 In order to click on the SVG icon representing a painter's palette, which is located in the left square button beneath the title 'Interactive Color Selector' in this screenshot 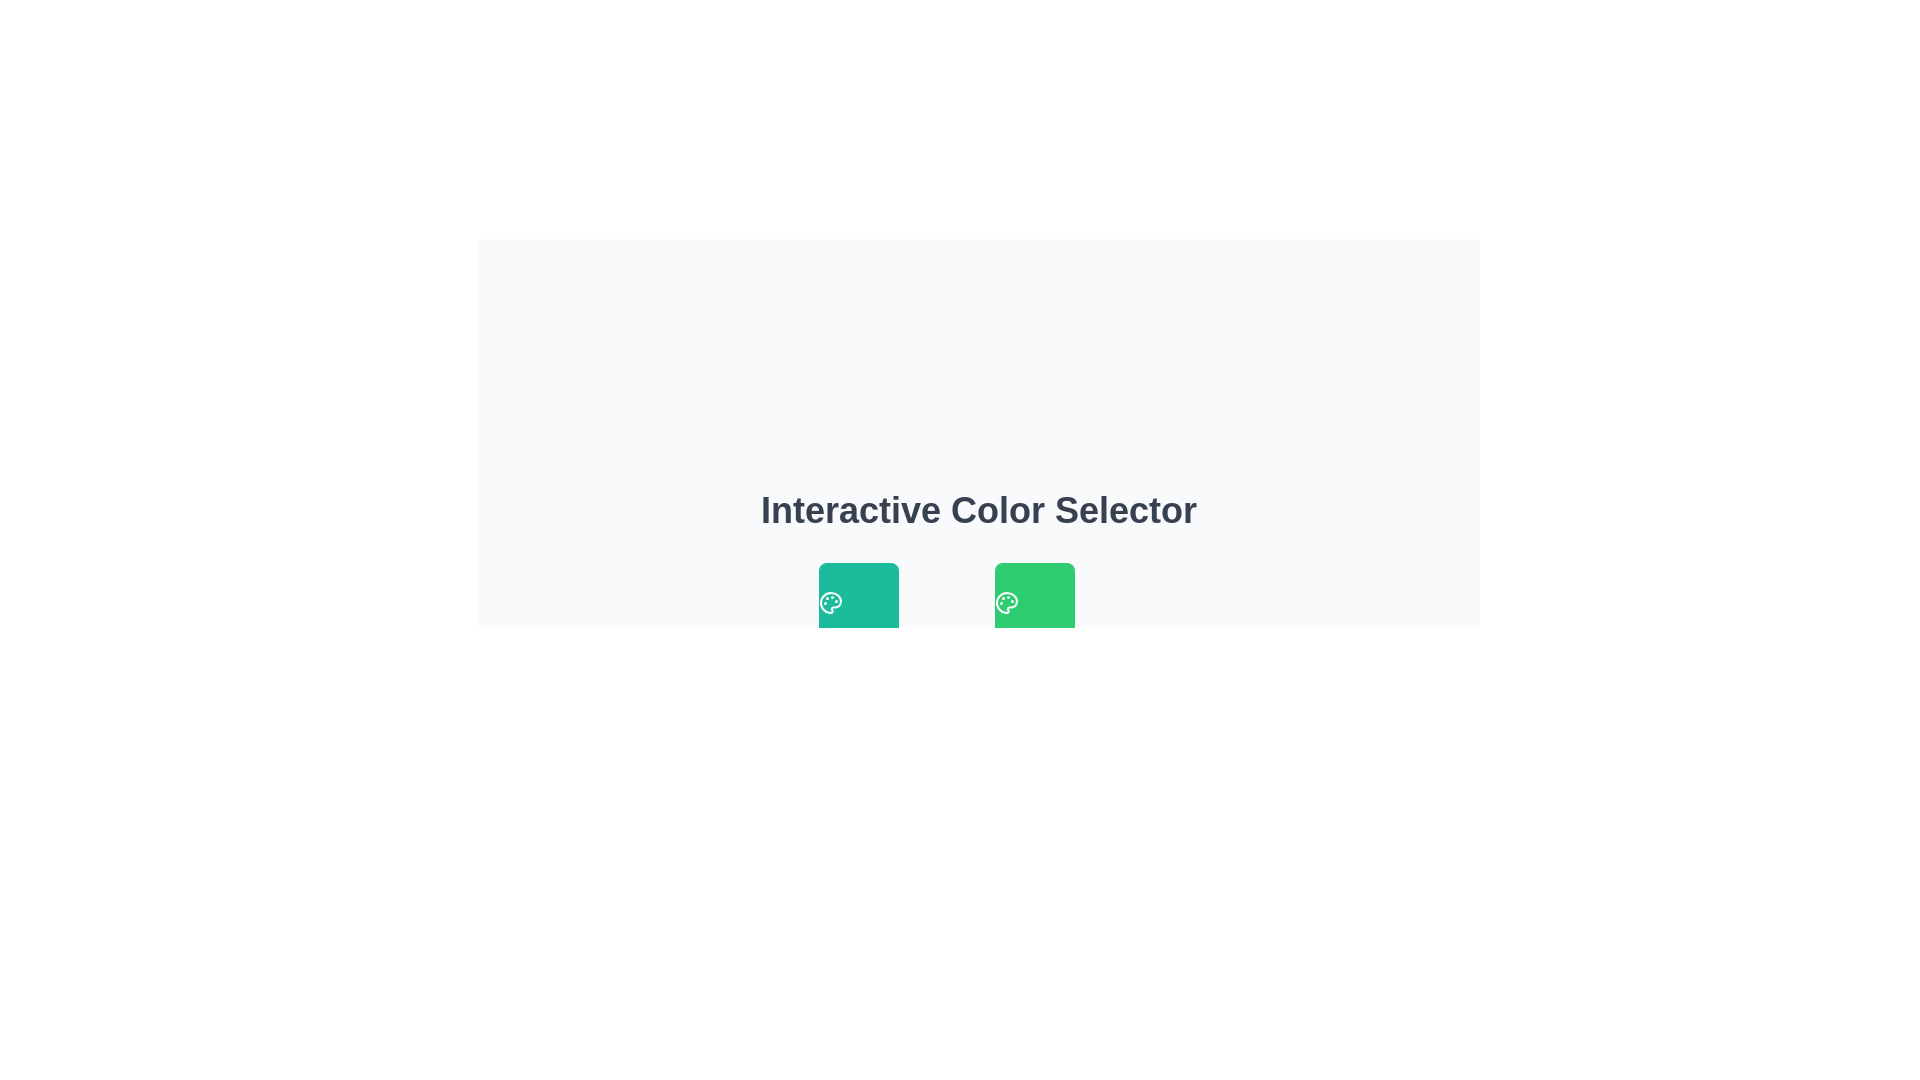, I will do `click(830, 601)`.